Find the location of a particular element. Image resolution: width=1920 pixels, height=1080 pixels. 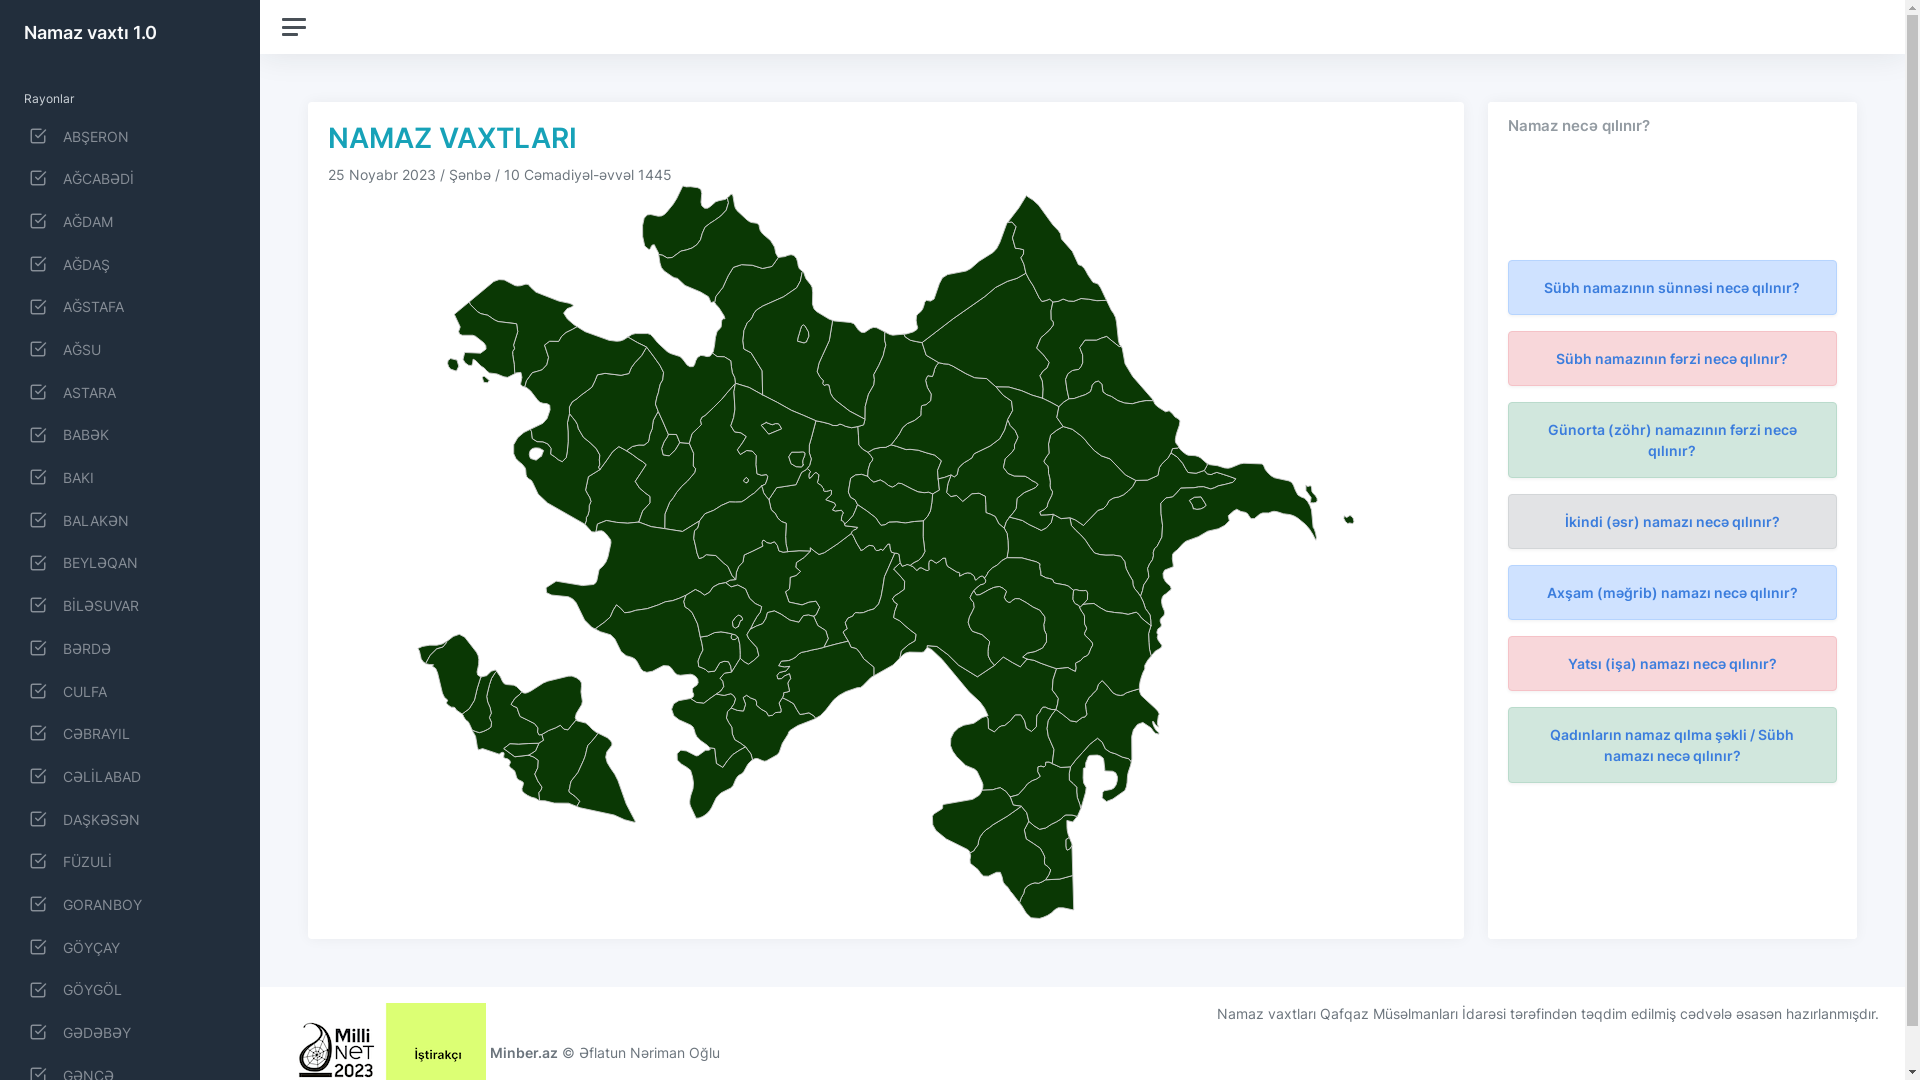

'GORANBOY' is located at coordinates (128, 903).